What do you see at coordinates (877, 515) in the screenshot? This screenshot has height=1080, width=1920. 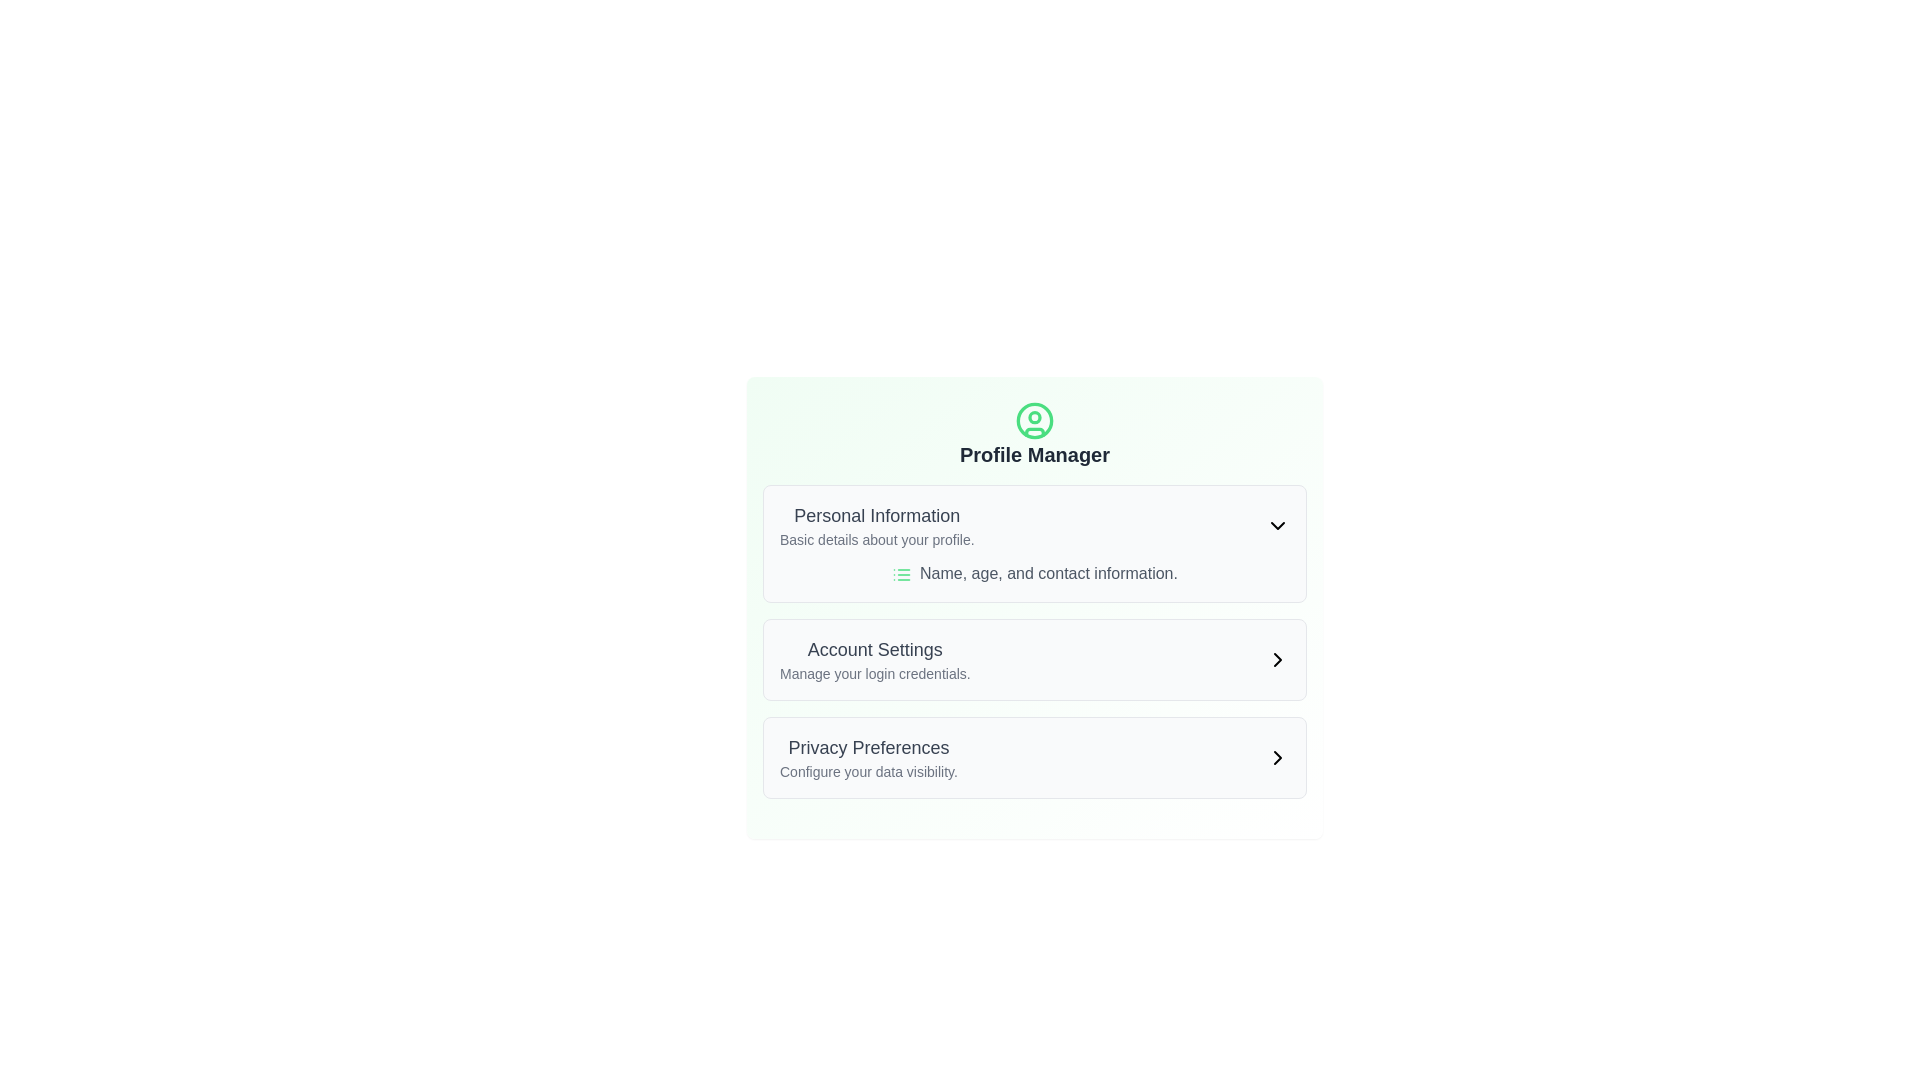 I see `the 'Personal Information' text label, which is styled in grey and serves as a section header above the descriptive sentence` at bounding box center [877, 515].